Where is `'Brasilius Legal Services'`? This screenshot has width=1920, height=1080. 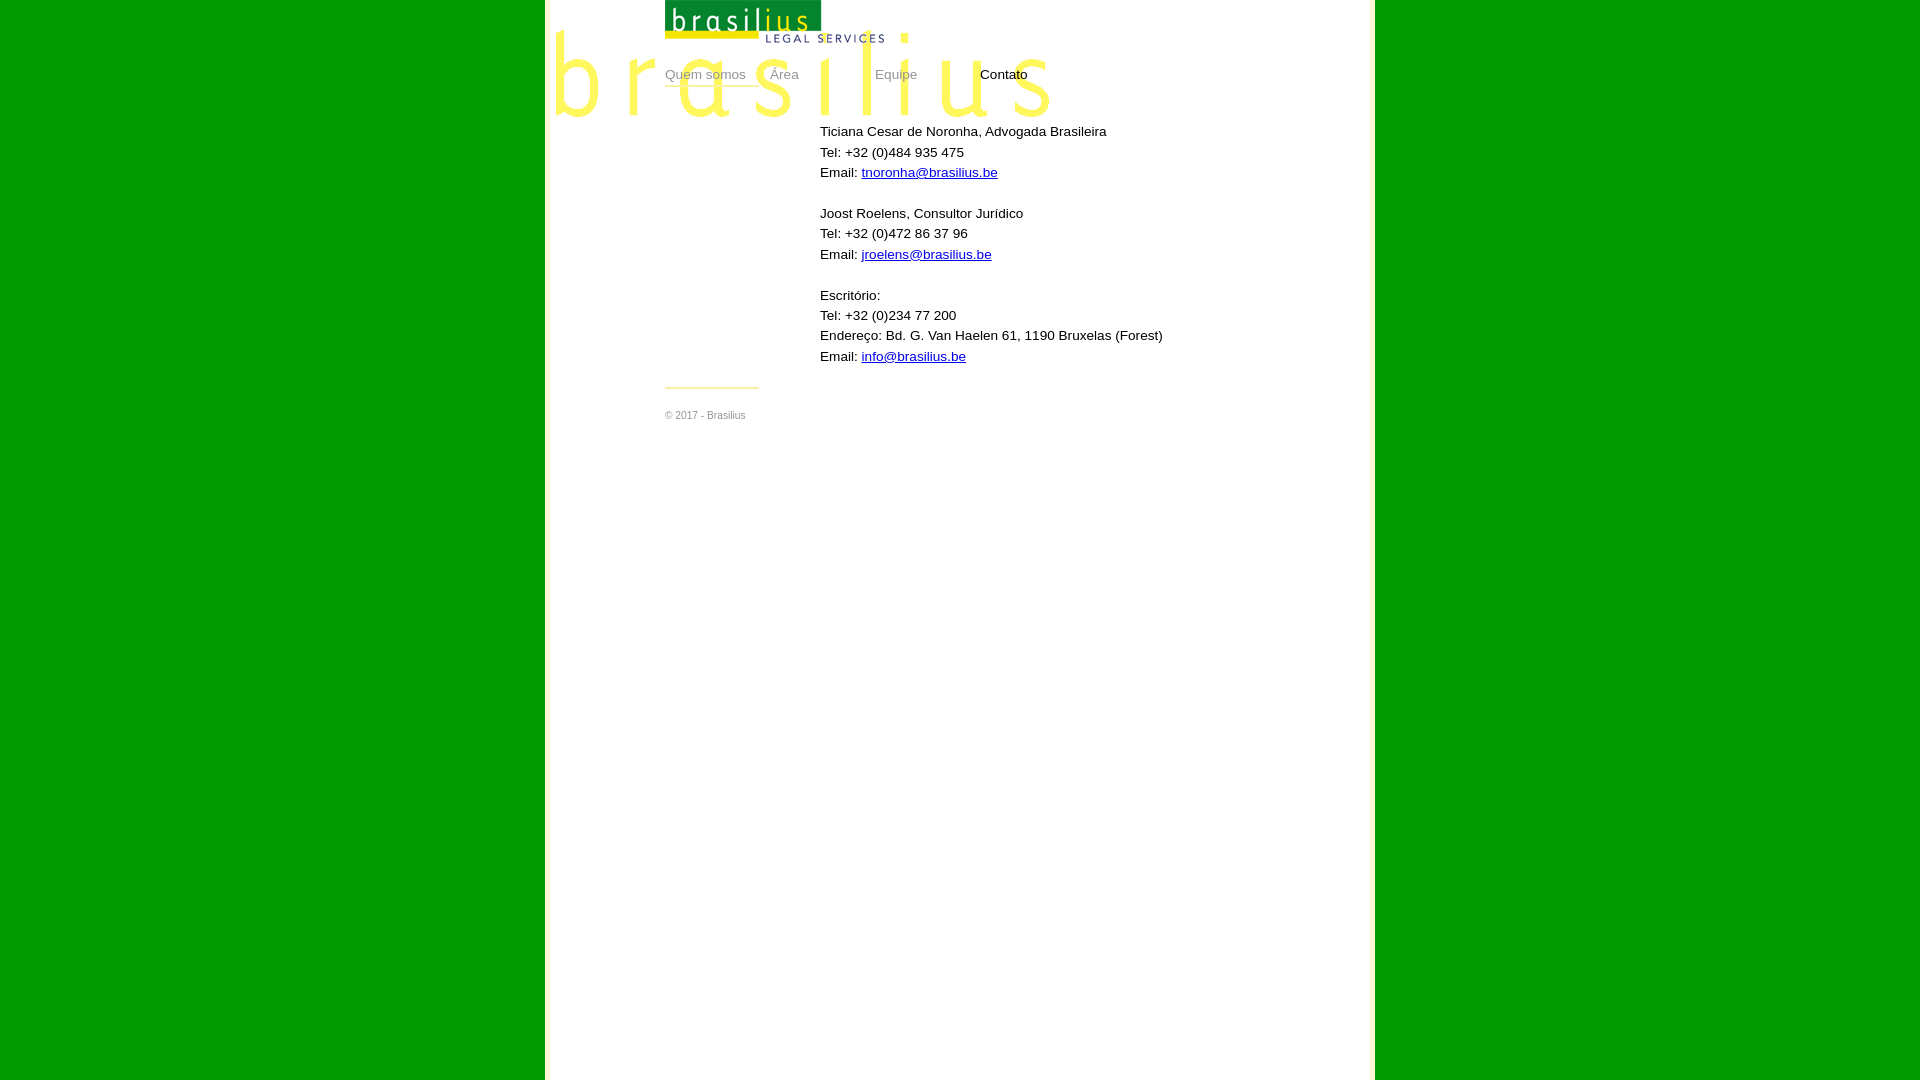 'Brasilius Legal Services' is located at coordinates (665, 21).